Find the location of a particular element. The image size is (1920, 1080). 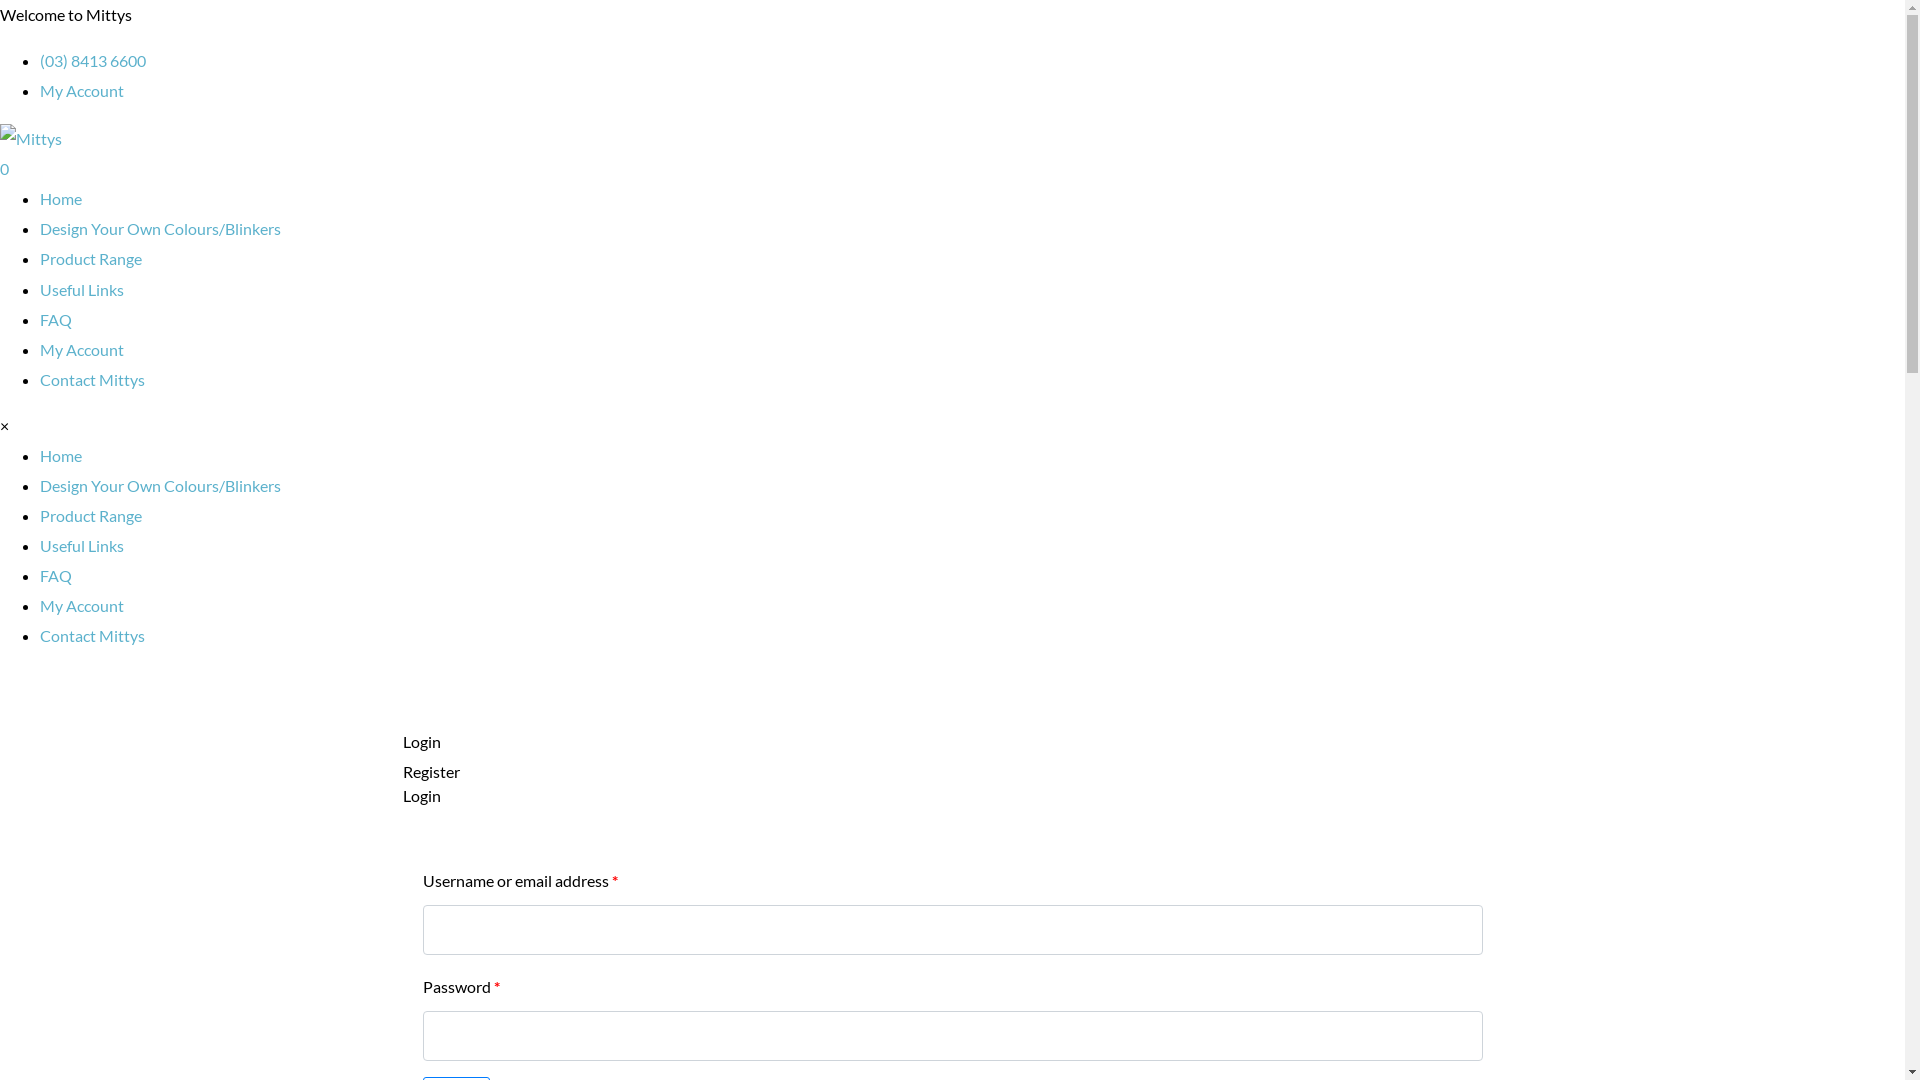

'FAQ' is located at coordinates (56, 318).